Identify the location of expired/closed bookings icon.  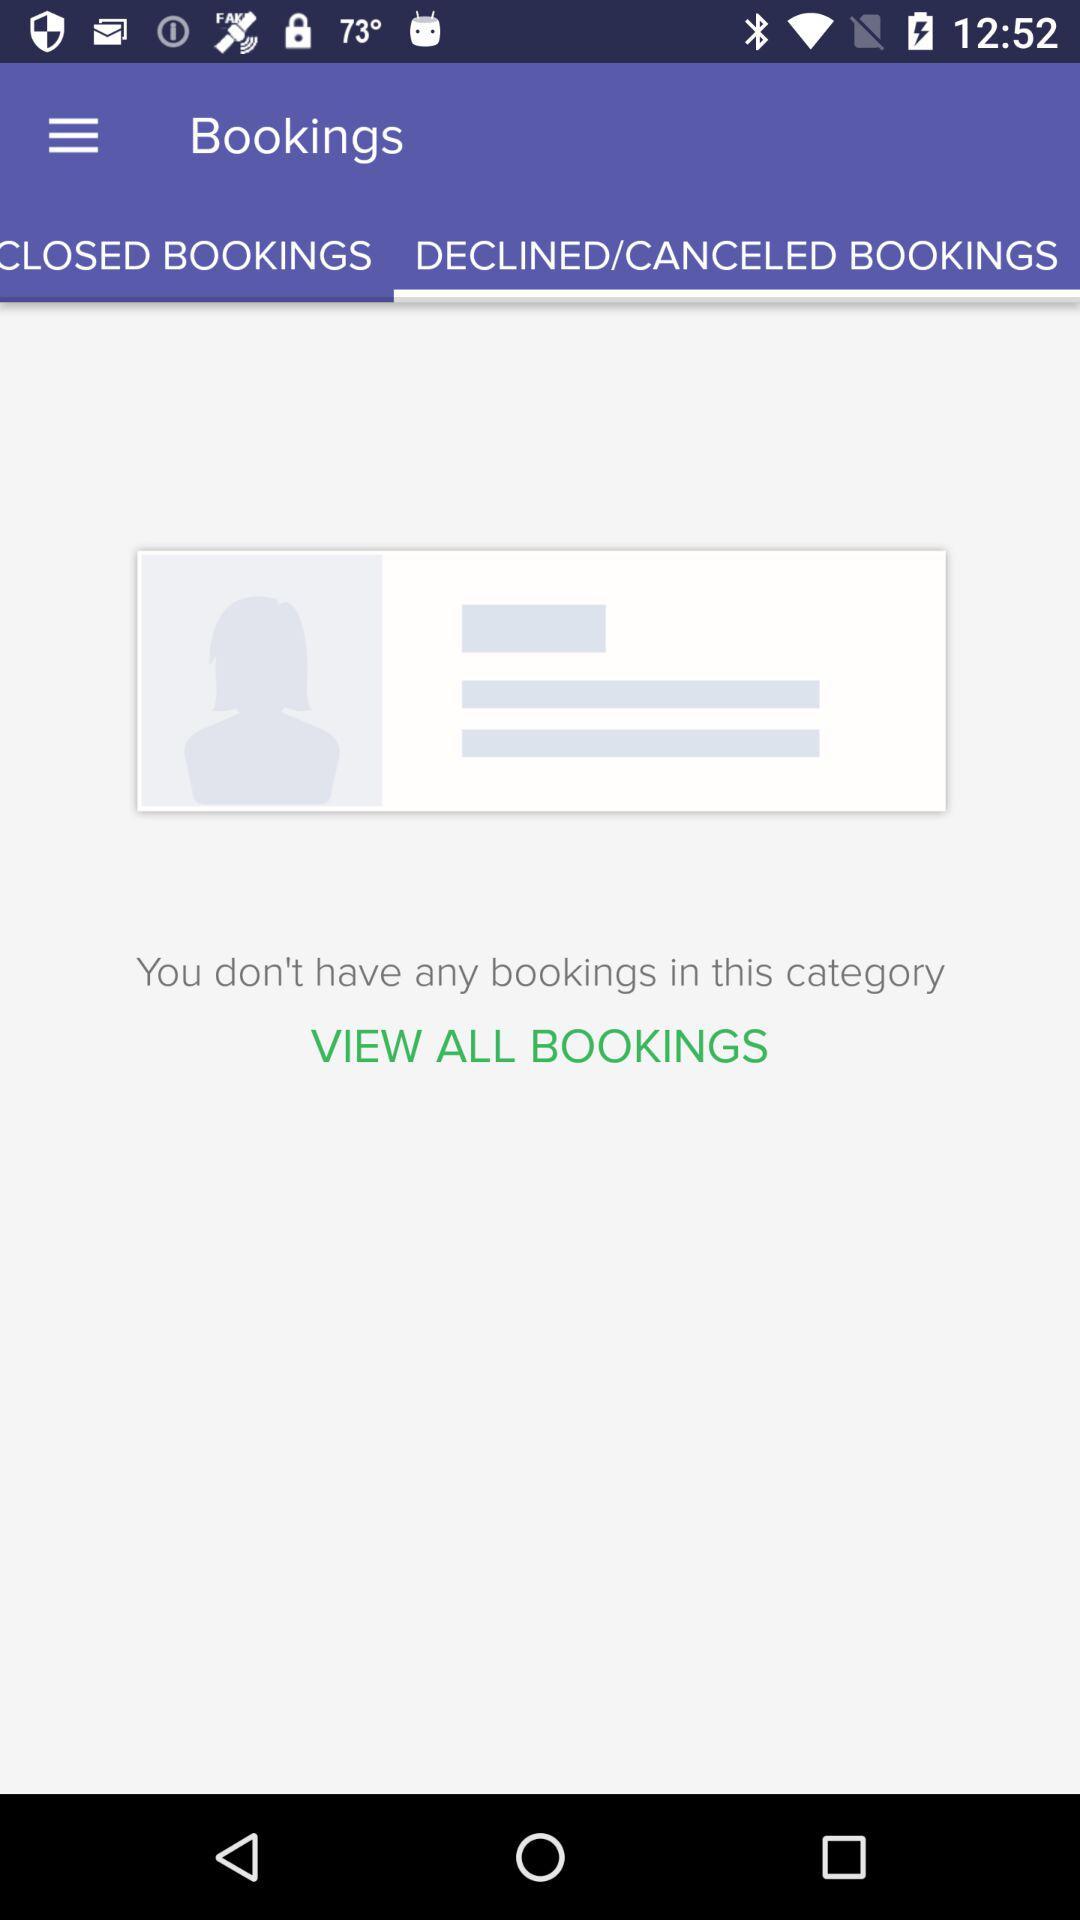
(196, 255).